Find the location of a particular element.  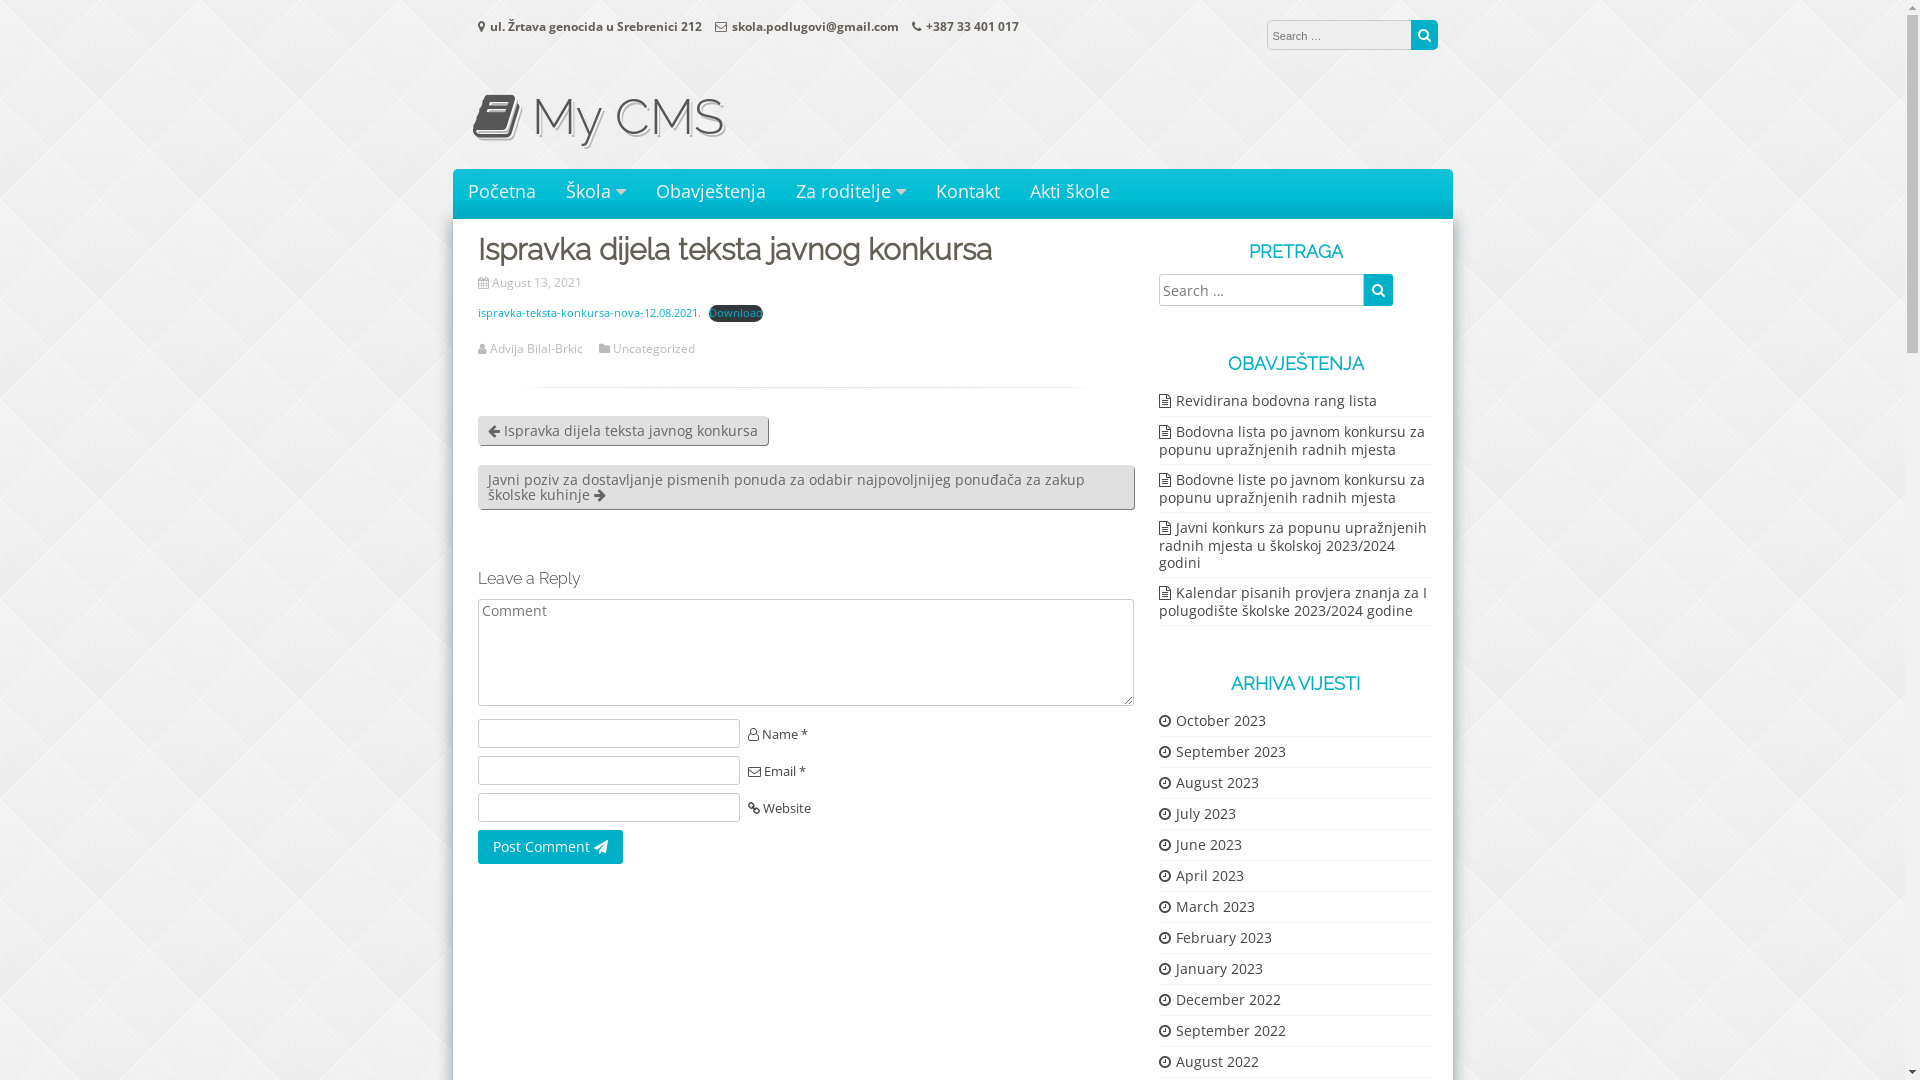

'Za roditelje' is located at coordinates (850, 191).